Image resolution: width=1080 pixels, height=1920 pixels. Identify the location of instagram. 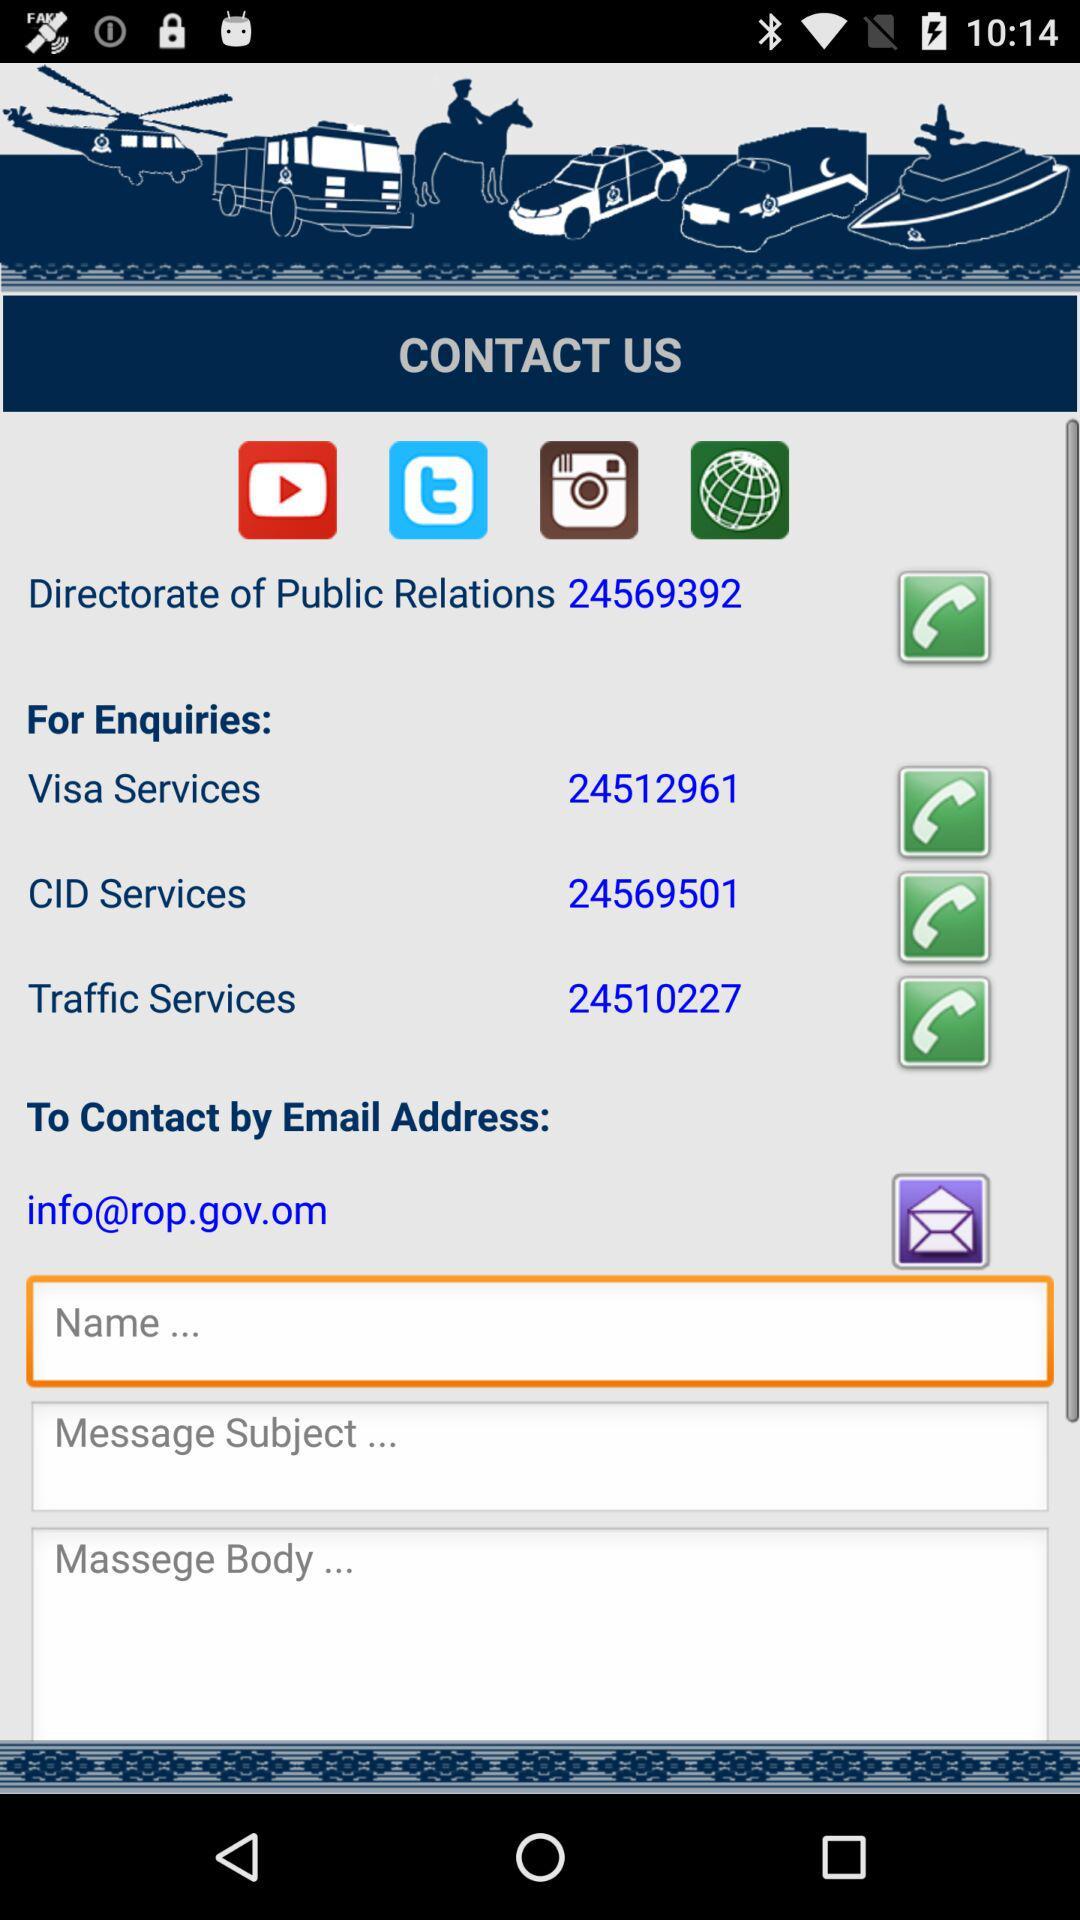
(588, 490).